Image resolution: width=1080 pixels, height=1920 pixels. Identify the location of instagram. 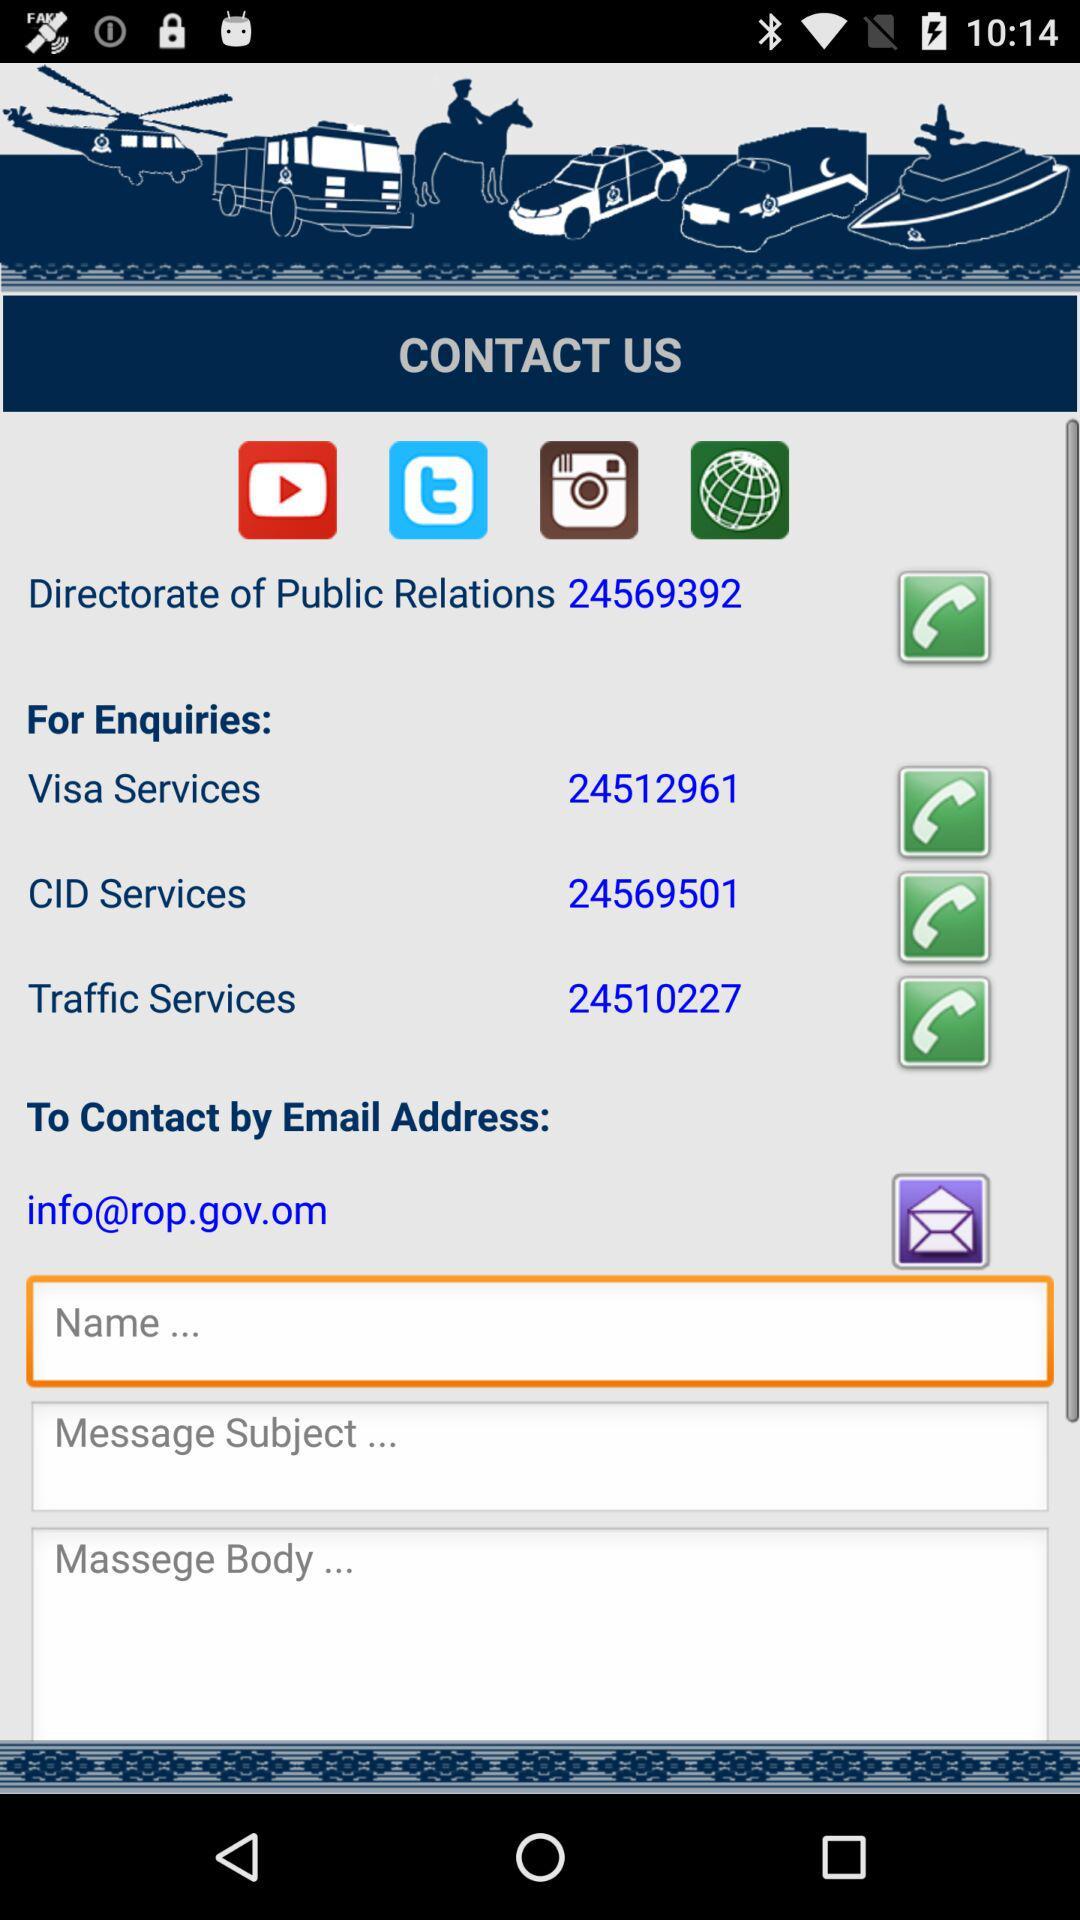
(588, 490).